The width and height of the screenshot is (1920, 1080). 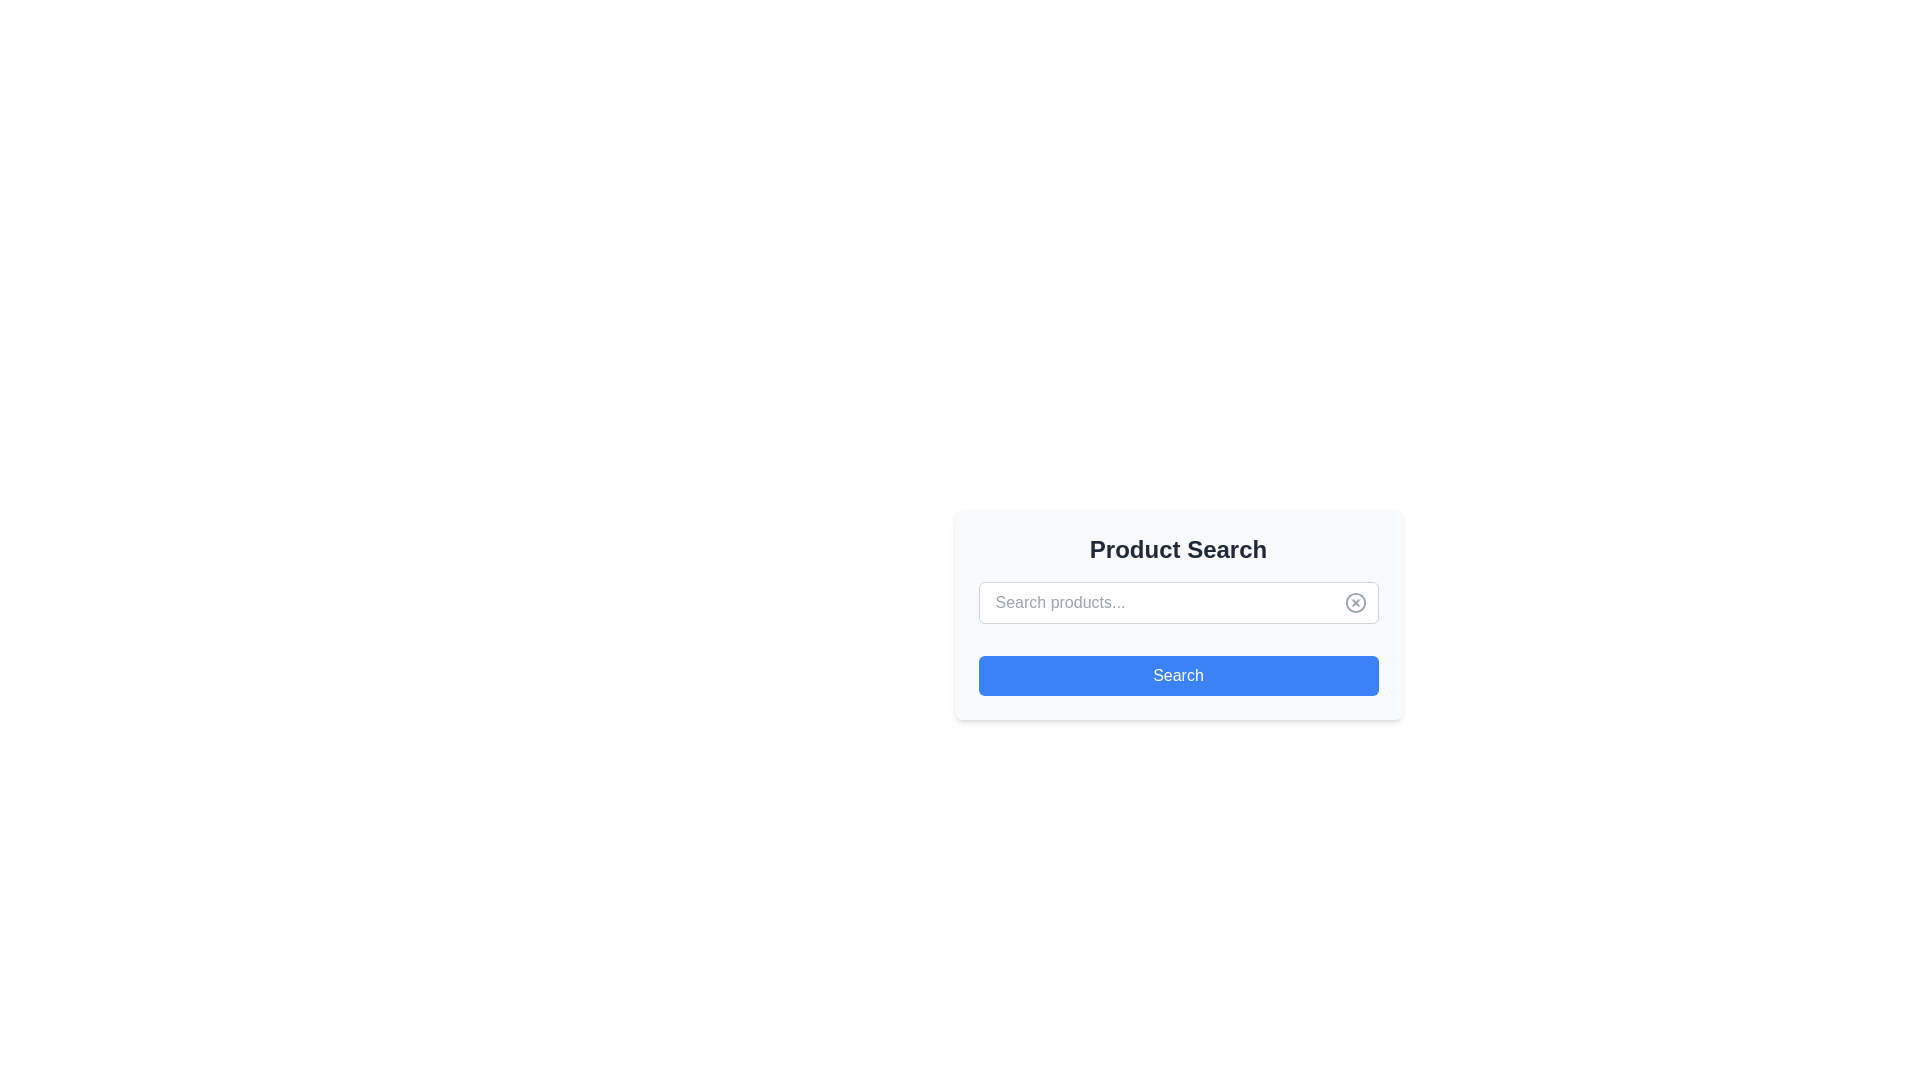 I want to click on the search button located below the input field and to the right of the search label, so click(x=1178, y=675).